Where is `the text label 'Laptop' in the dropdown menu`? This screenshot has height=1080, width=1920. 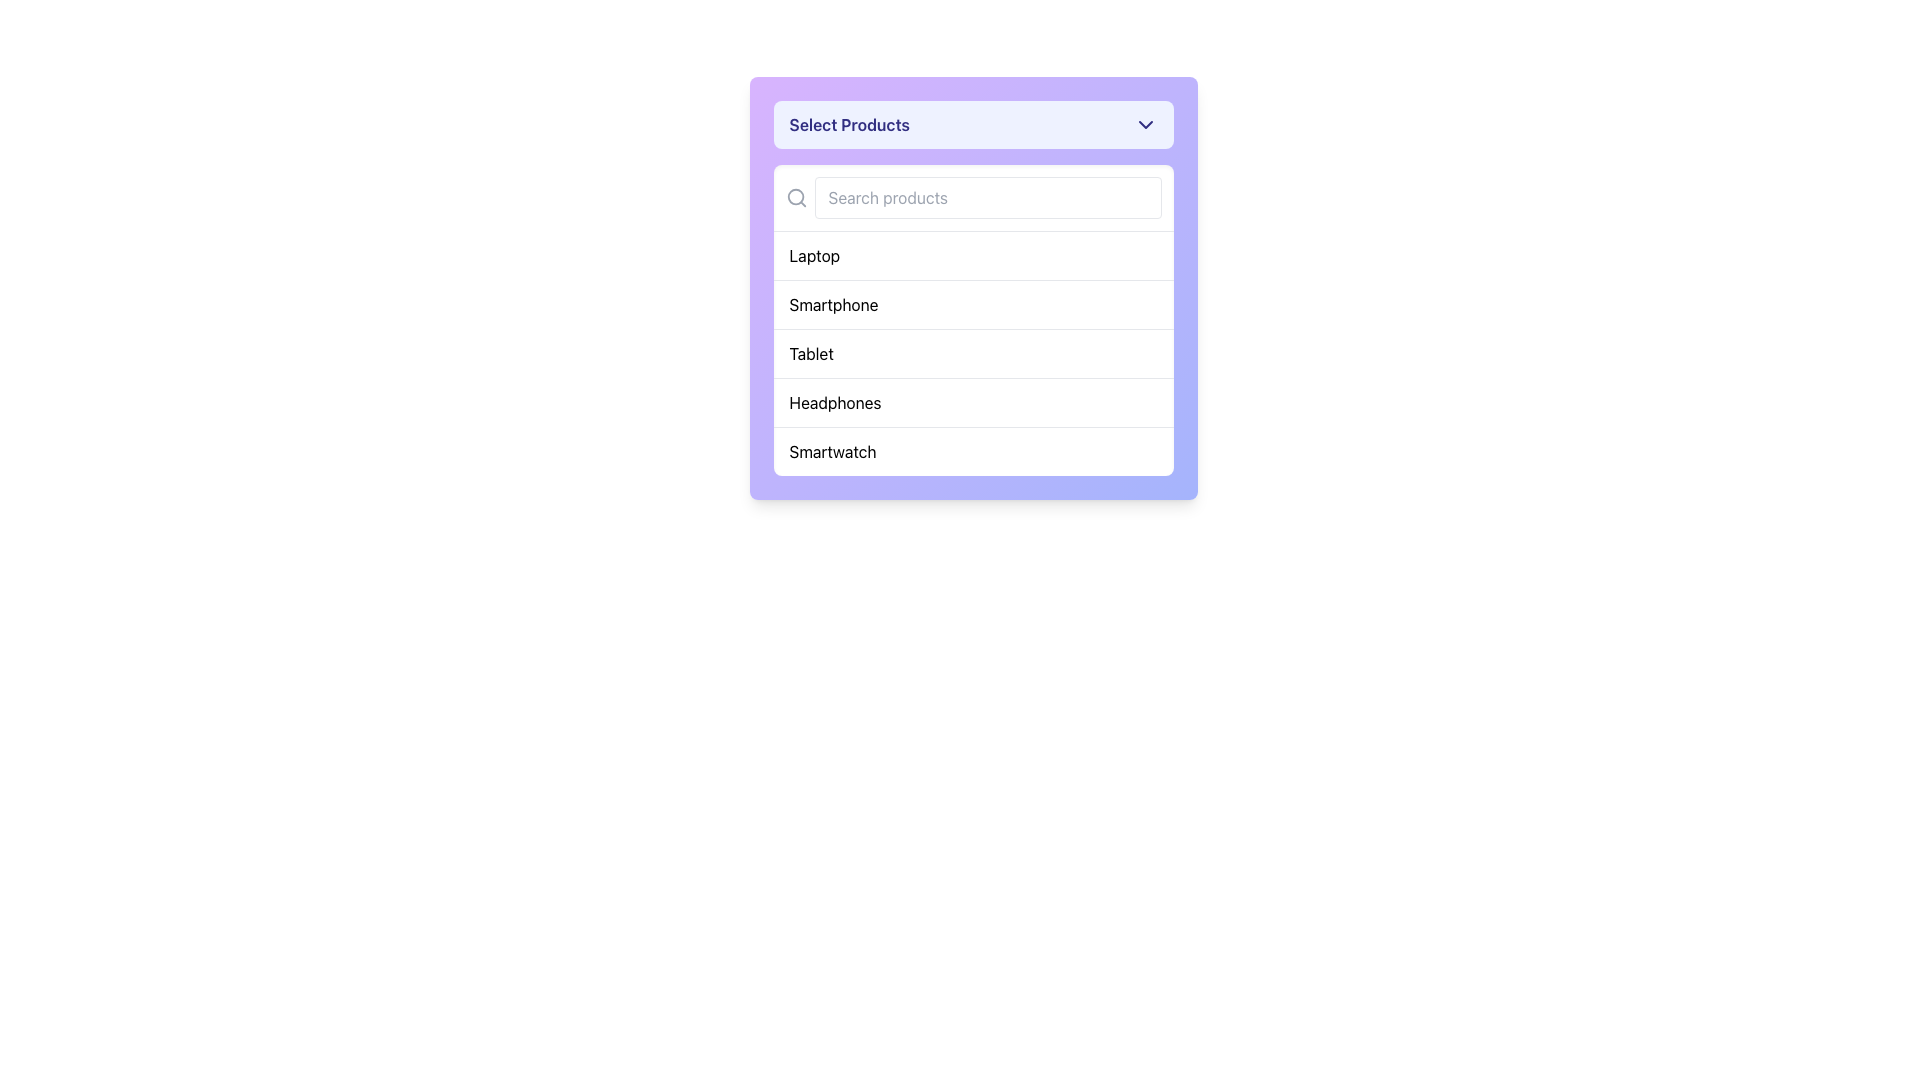 the text label 'Laptop' in the dropdown menu is located at coordinates (814, 254).